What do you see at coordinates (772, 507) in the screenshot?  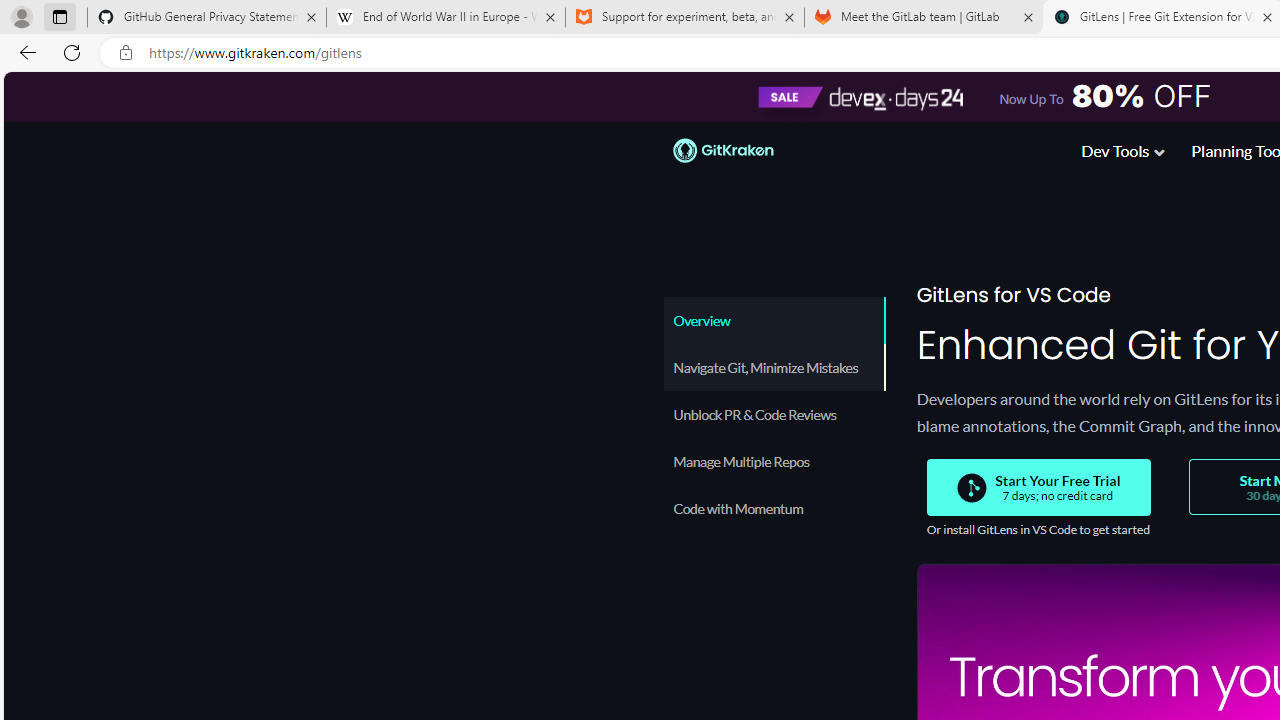 I see `'Code with Momentum'` at bounding box center [772, 507].